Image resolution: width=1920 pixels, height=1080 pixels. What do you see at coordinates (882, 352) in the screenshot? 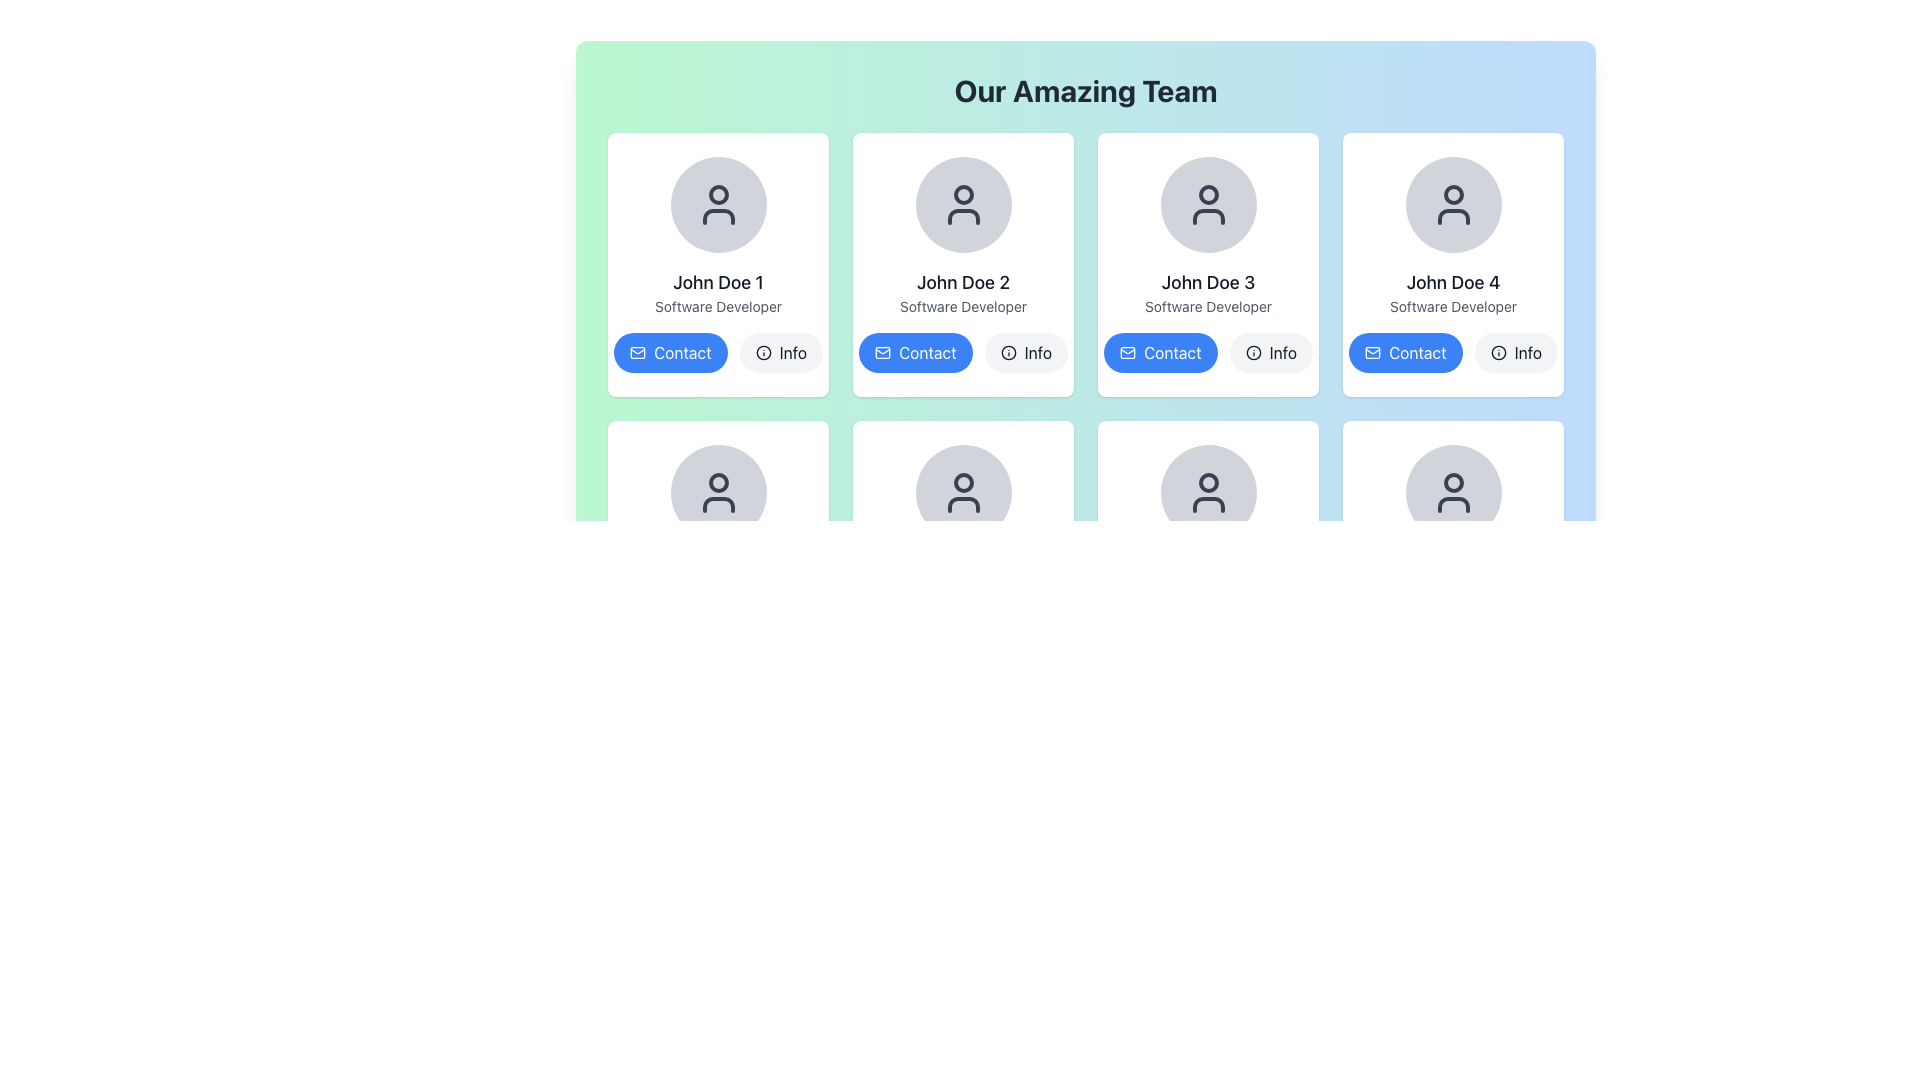
I see `the envelope icon located on the left side of the 'Contact' button in the profile card grid` at bounding box center [882, 352].